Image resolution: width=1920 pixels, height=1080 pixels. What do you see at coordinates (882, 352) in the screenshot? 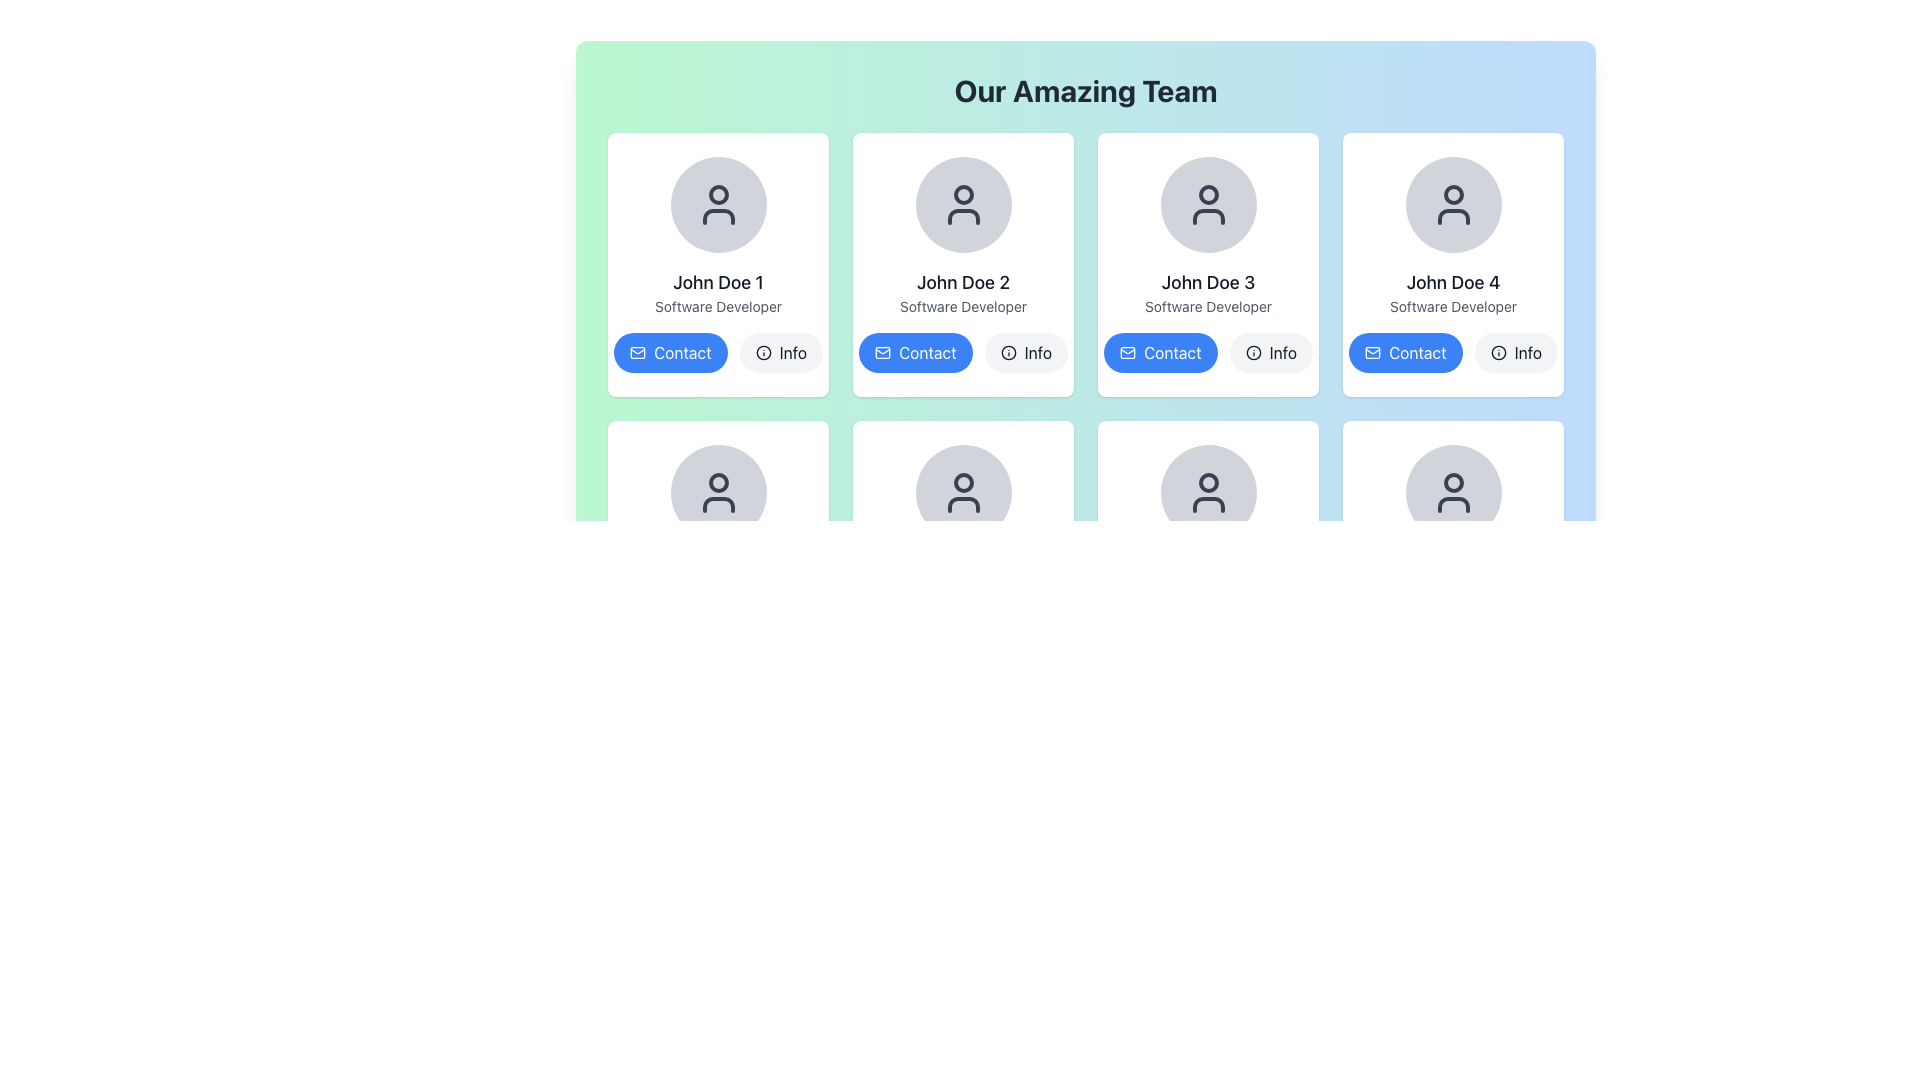
I see `the envelope icon located on the left side of the 'Contact' button in the profile card grid` at bounding box center [882, 352].